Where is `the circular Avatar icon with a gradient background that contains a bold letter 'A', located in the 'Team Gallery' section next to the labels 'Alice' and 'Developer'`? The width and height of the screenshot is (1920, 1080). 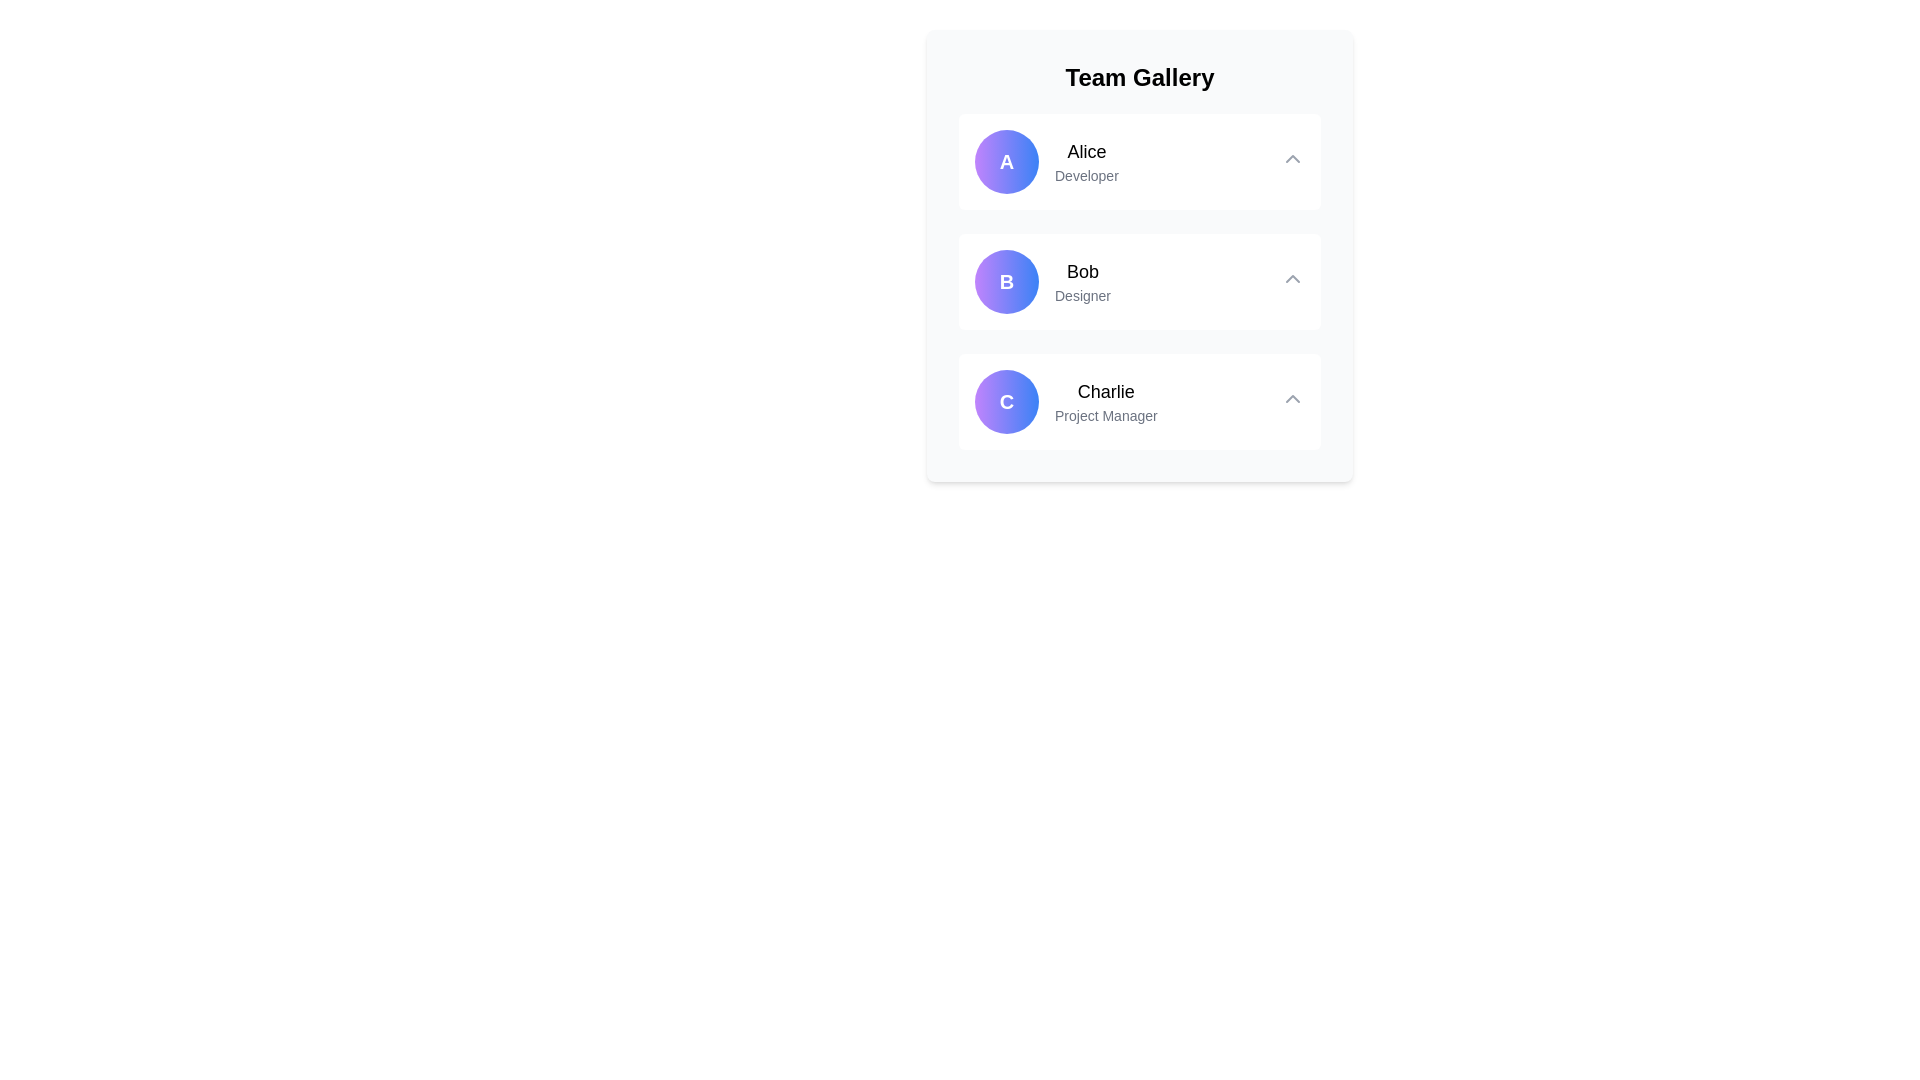 the circular Avatar icon with a gradient background that contains a bold letter 'A', located in the 'Team Gallery' section next to the labels 'Alice' and 'Developer' is located at coordinates (1007, 161).